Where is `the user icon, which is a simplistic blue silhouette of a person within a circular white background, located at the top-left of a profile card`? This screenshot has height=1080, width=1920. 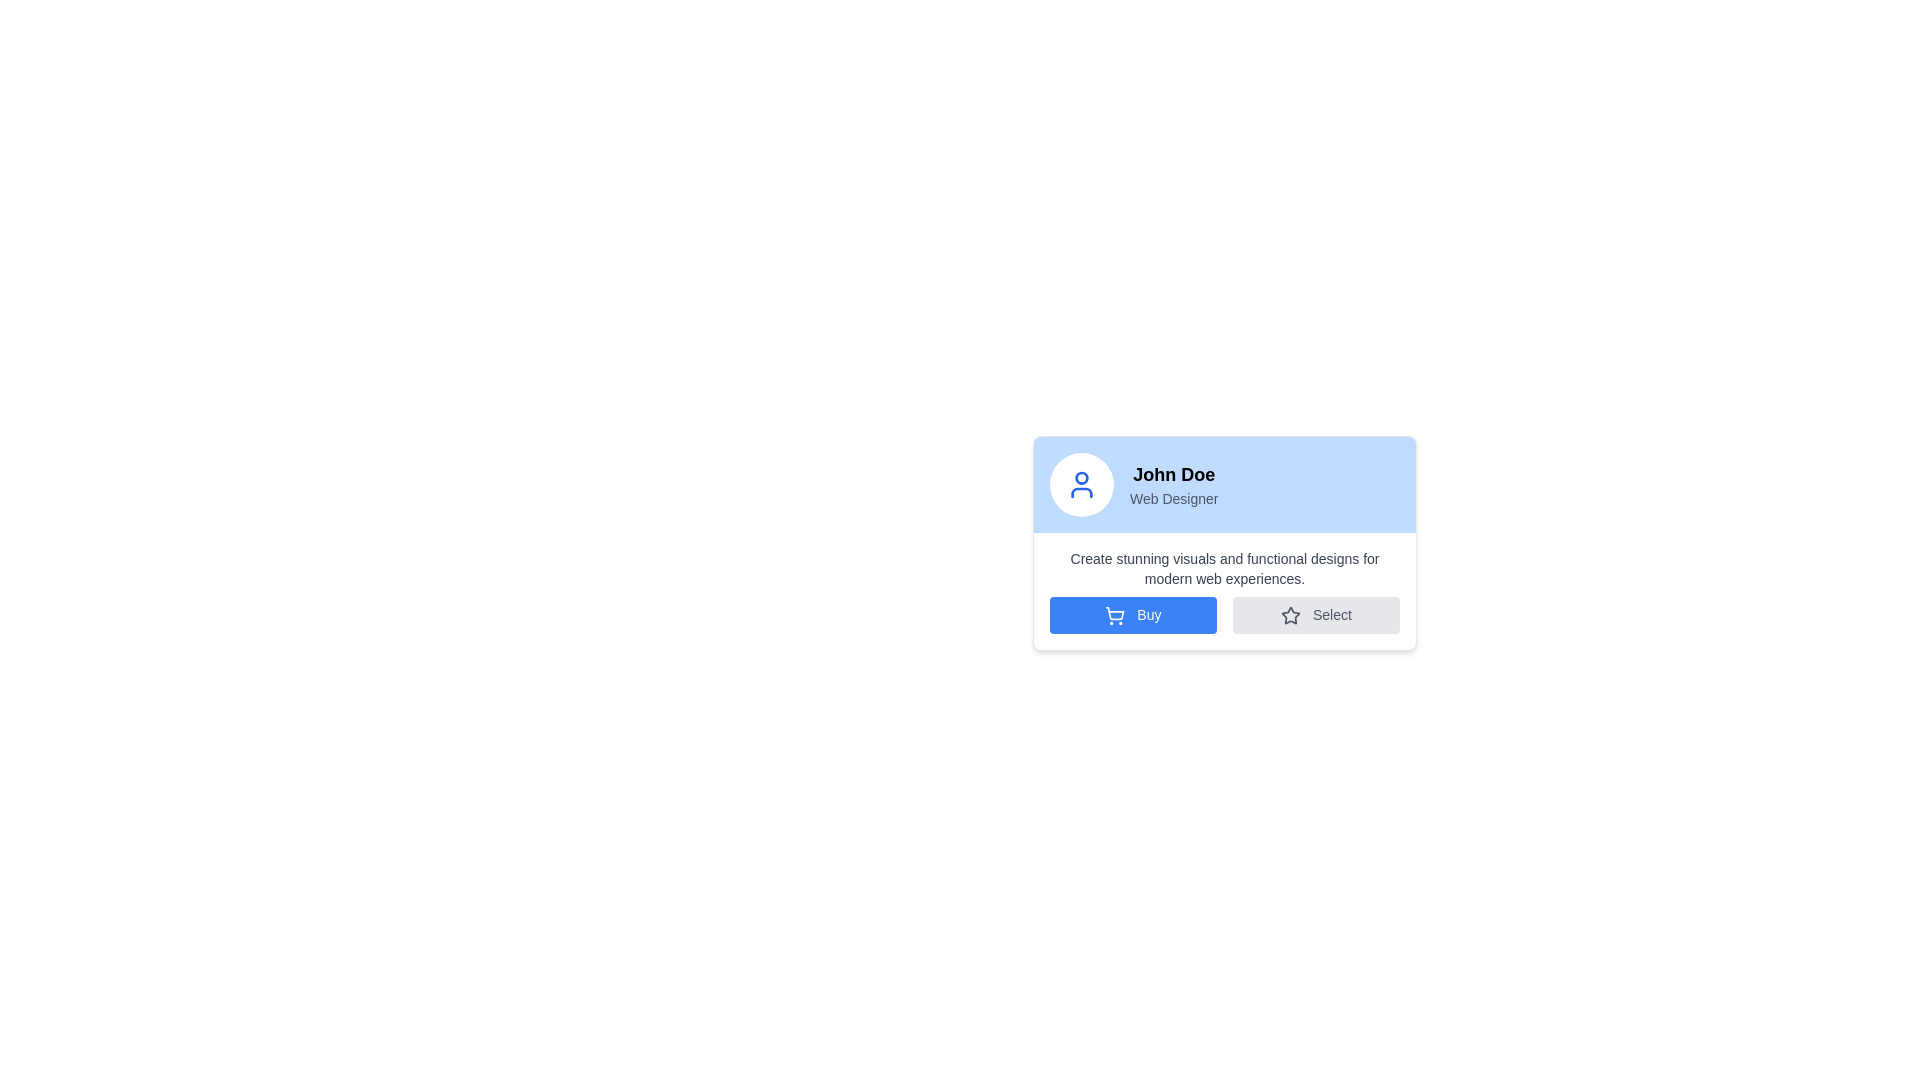 the user icon, which is a simplistic blue silhouette of a person within a circular white background, located at the top-left of a profile card is located at coordinates (1080, 485).